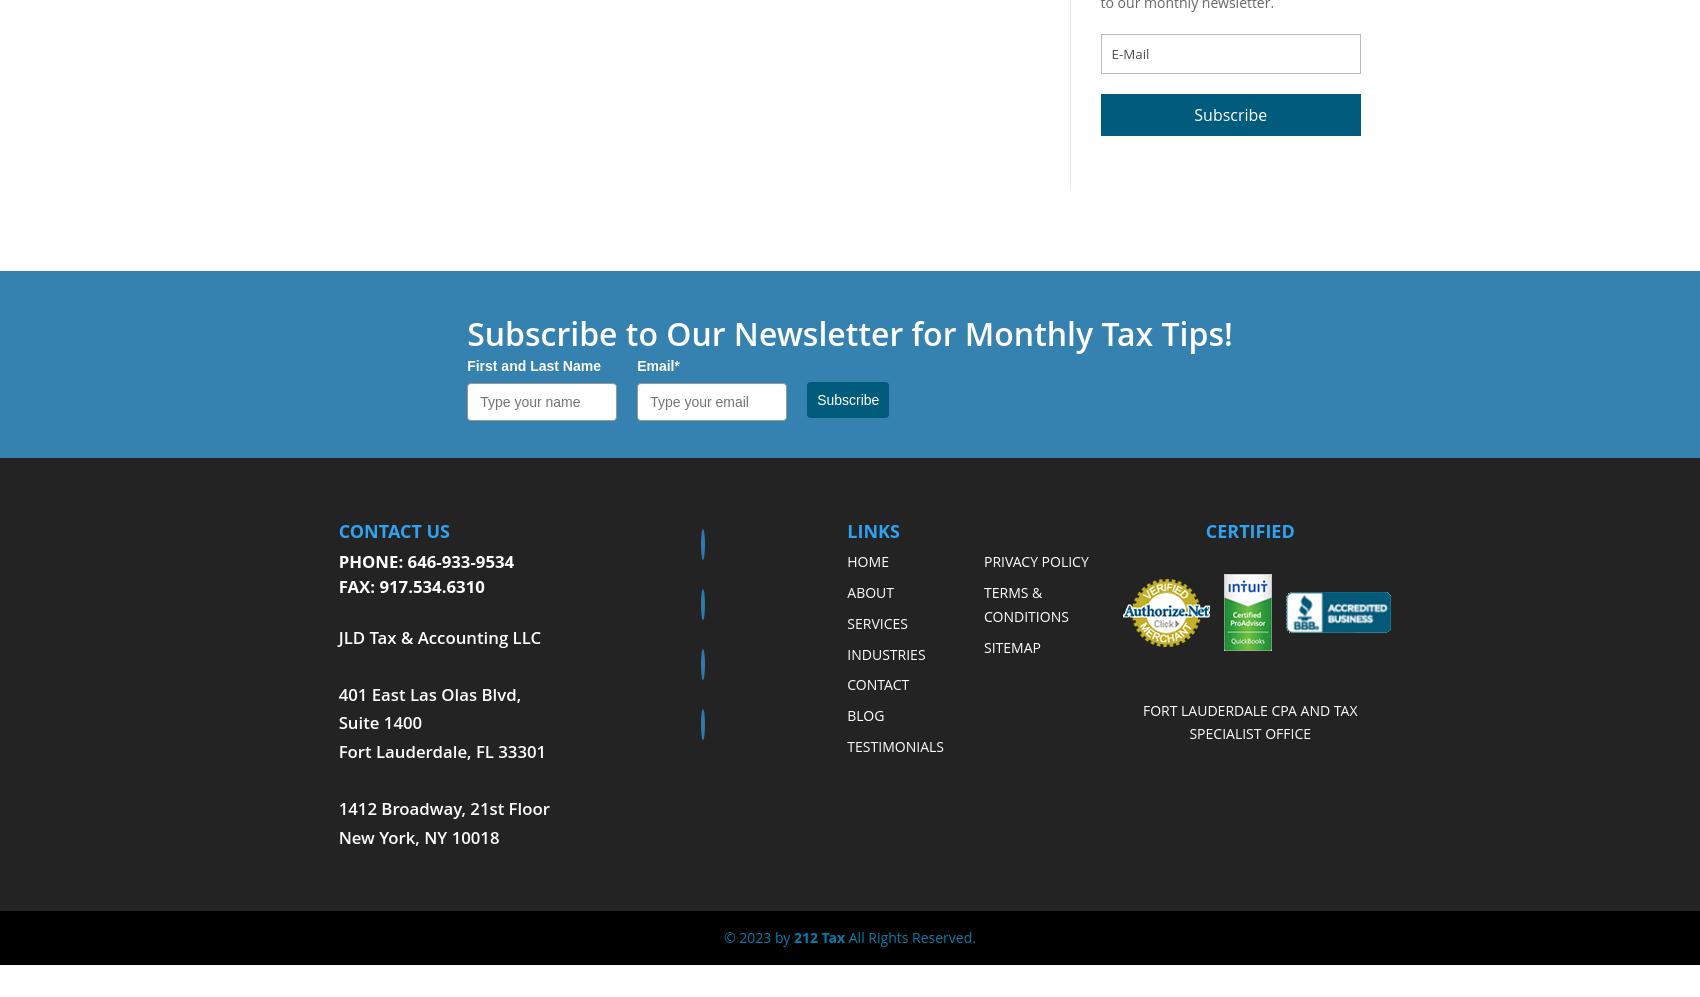  Describe the element at coordinates (410, 586) in the screenshot. I see `'FAX: 917.534.6310'` at that location.